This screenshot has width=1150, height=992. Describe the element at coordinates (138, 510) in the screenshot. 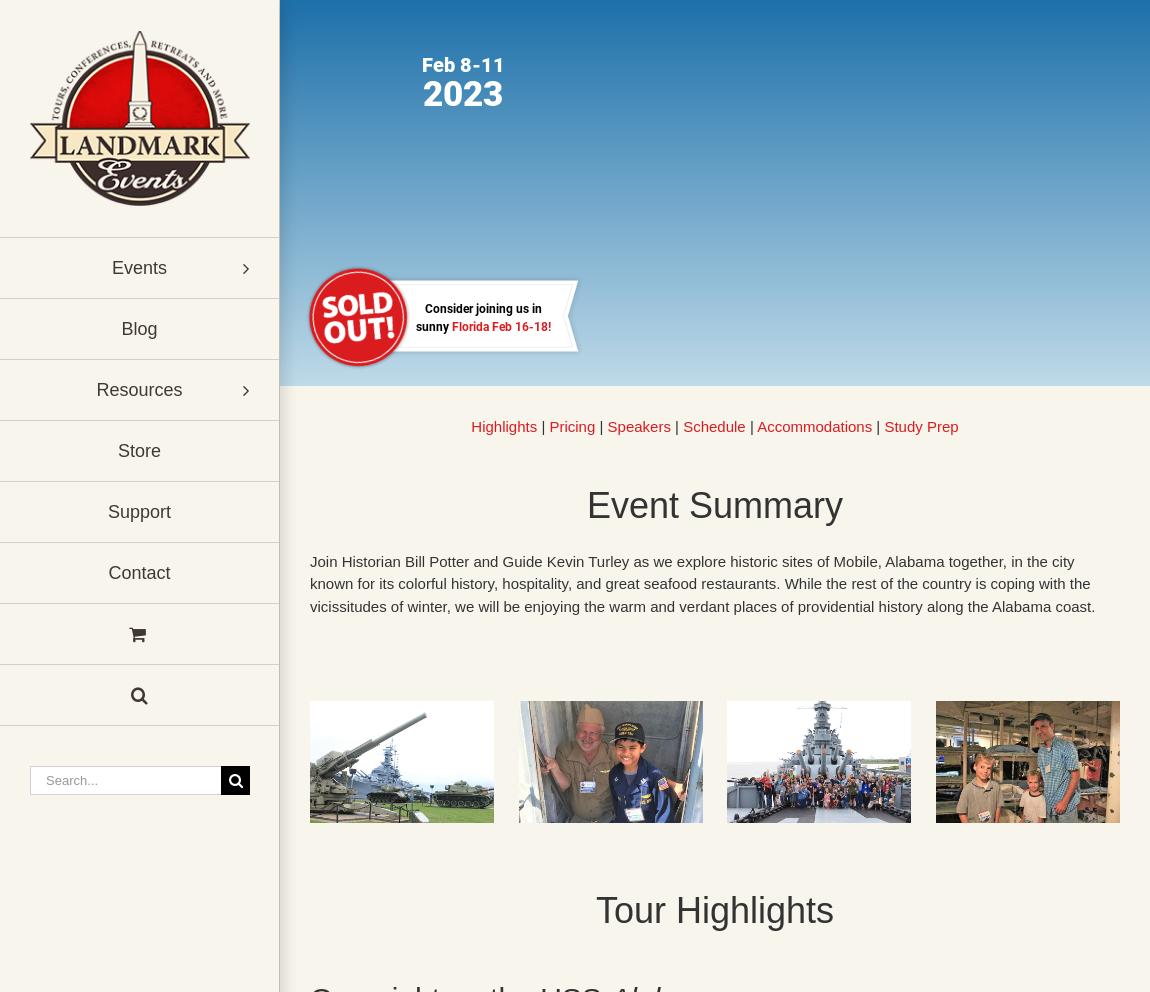

I see `'Support'` at that location.